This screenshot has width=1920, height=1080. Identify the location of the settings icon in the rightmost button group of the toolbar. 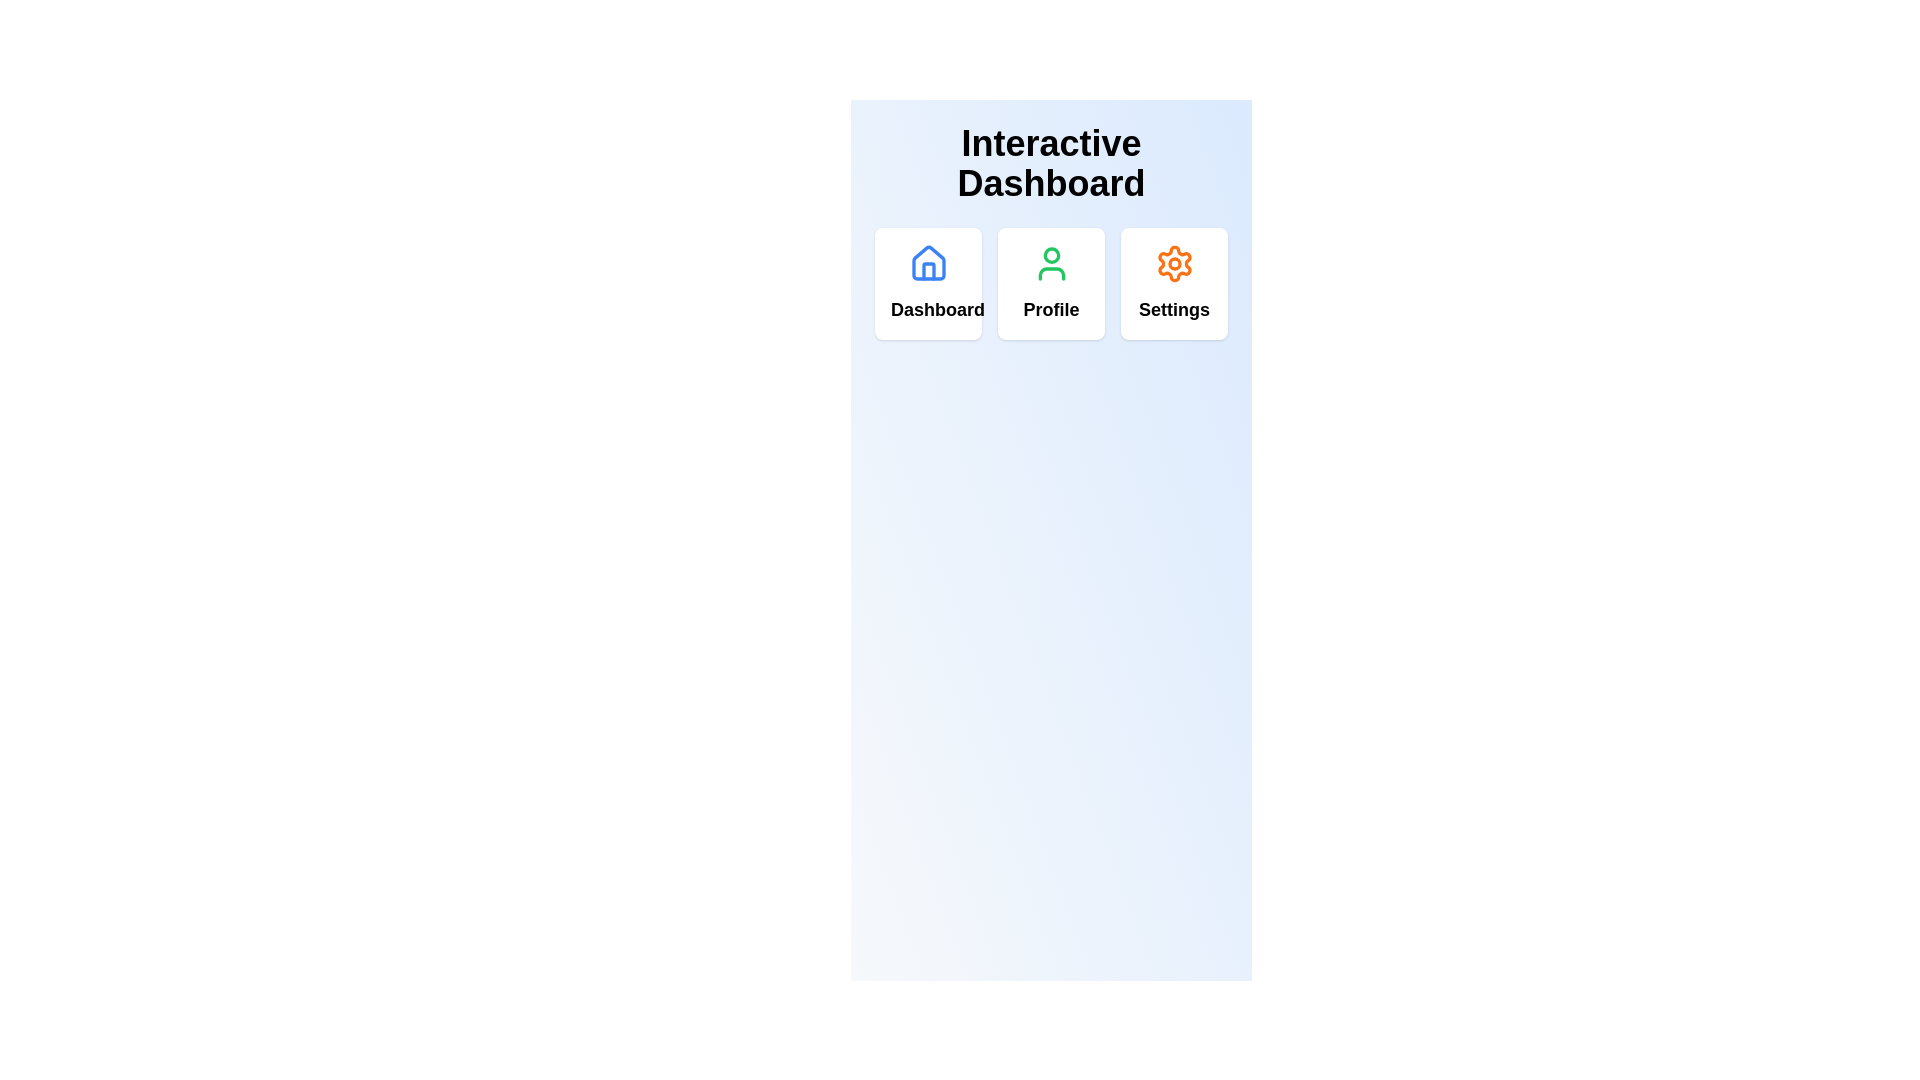
(1174, 262).